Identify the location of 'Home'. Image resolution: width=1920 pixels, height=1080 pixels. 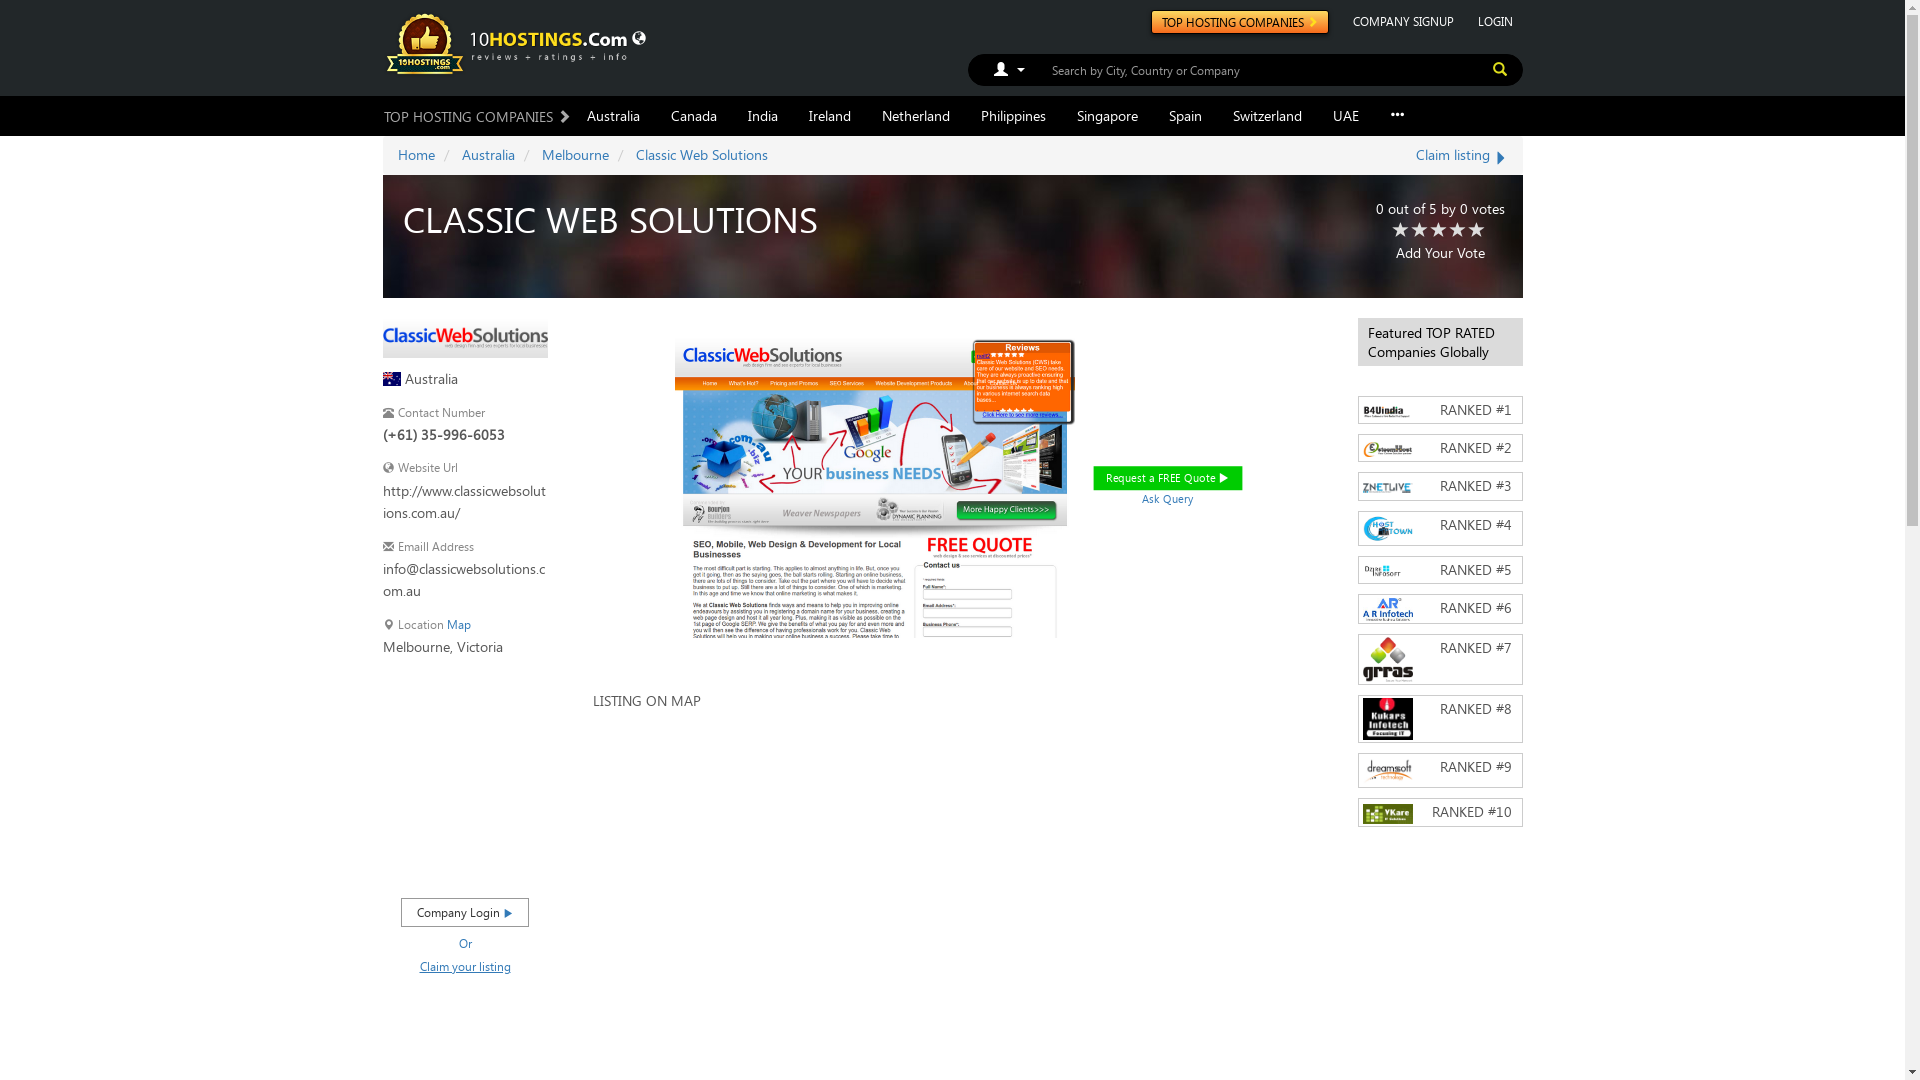
(415, 153).